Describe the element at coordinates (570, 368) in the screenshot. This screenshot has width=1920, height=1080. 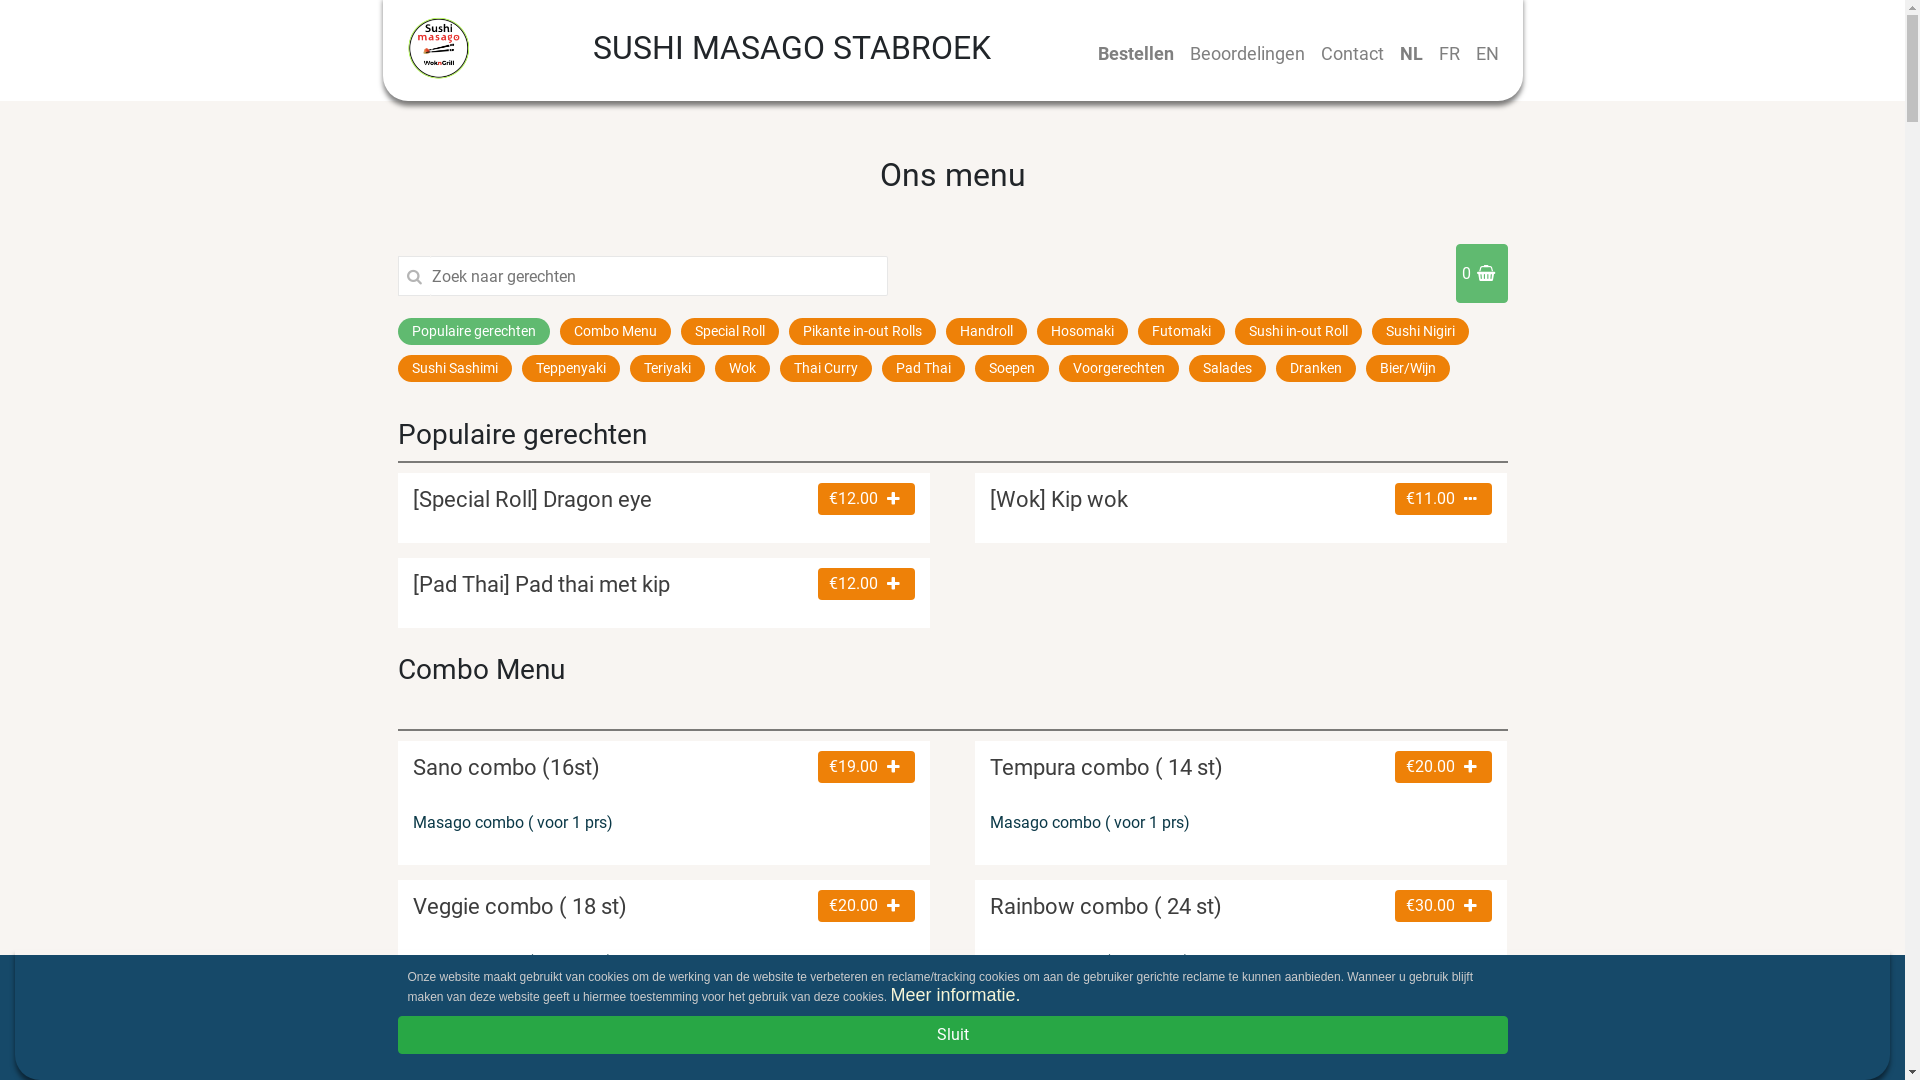
I see `'Teppenyaki'` at that location.